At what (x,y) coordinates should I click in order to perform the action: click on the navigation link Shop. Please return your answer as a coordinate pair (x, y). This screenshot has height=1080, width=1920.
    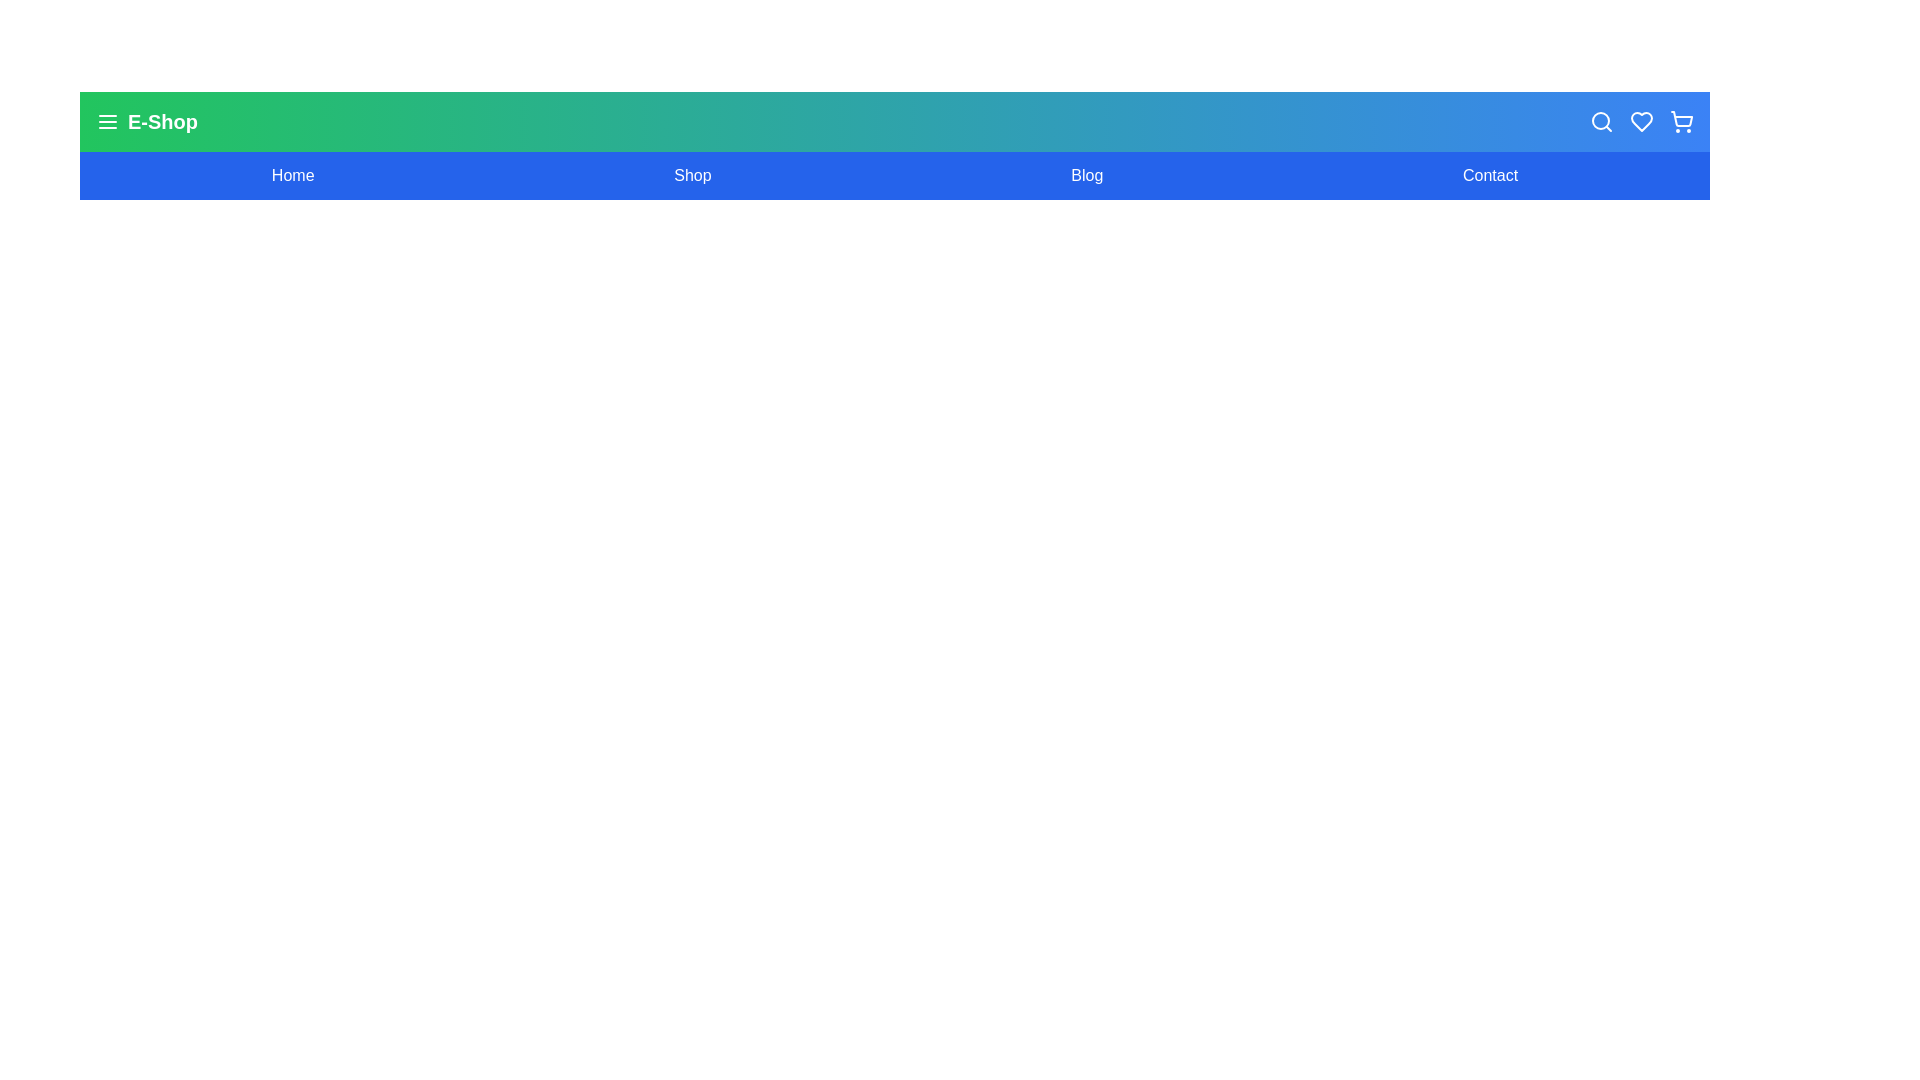
    Looking at the image, I should click on (691, 175).